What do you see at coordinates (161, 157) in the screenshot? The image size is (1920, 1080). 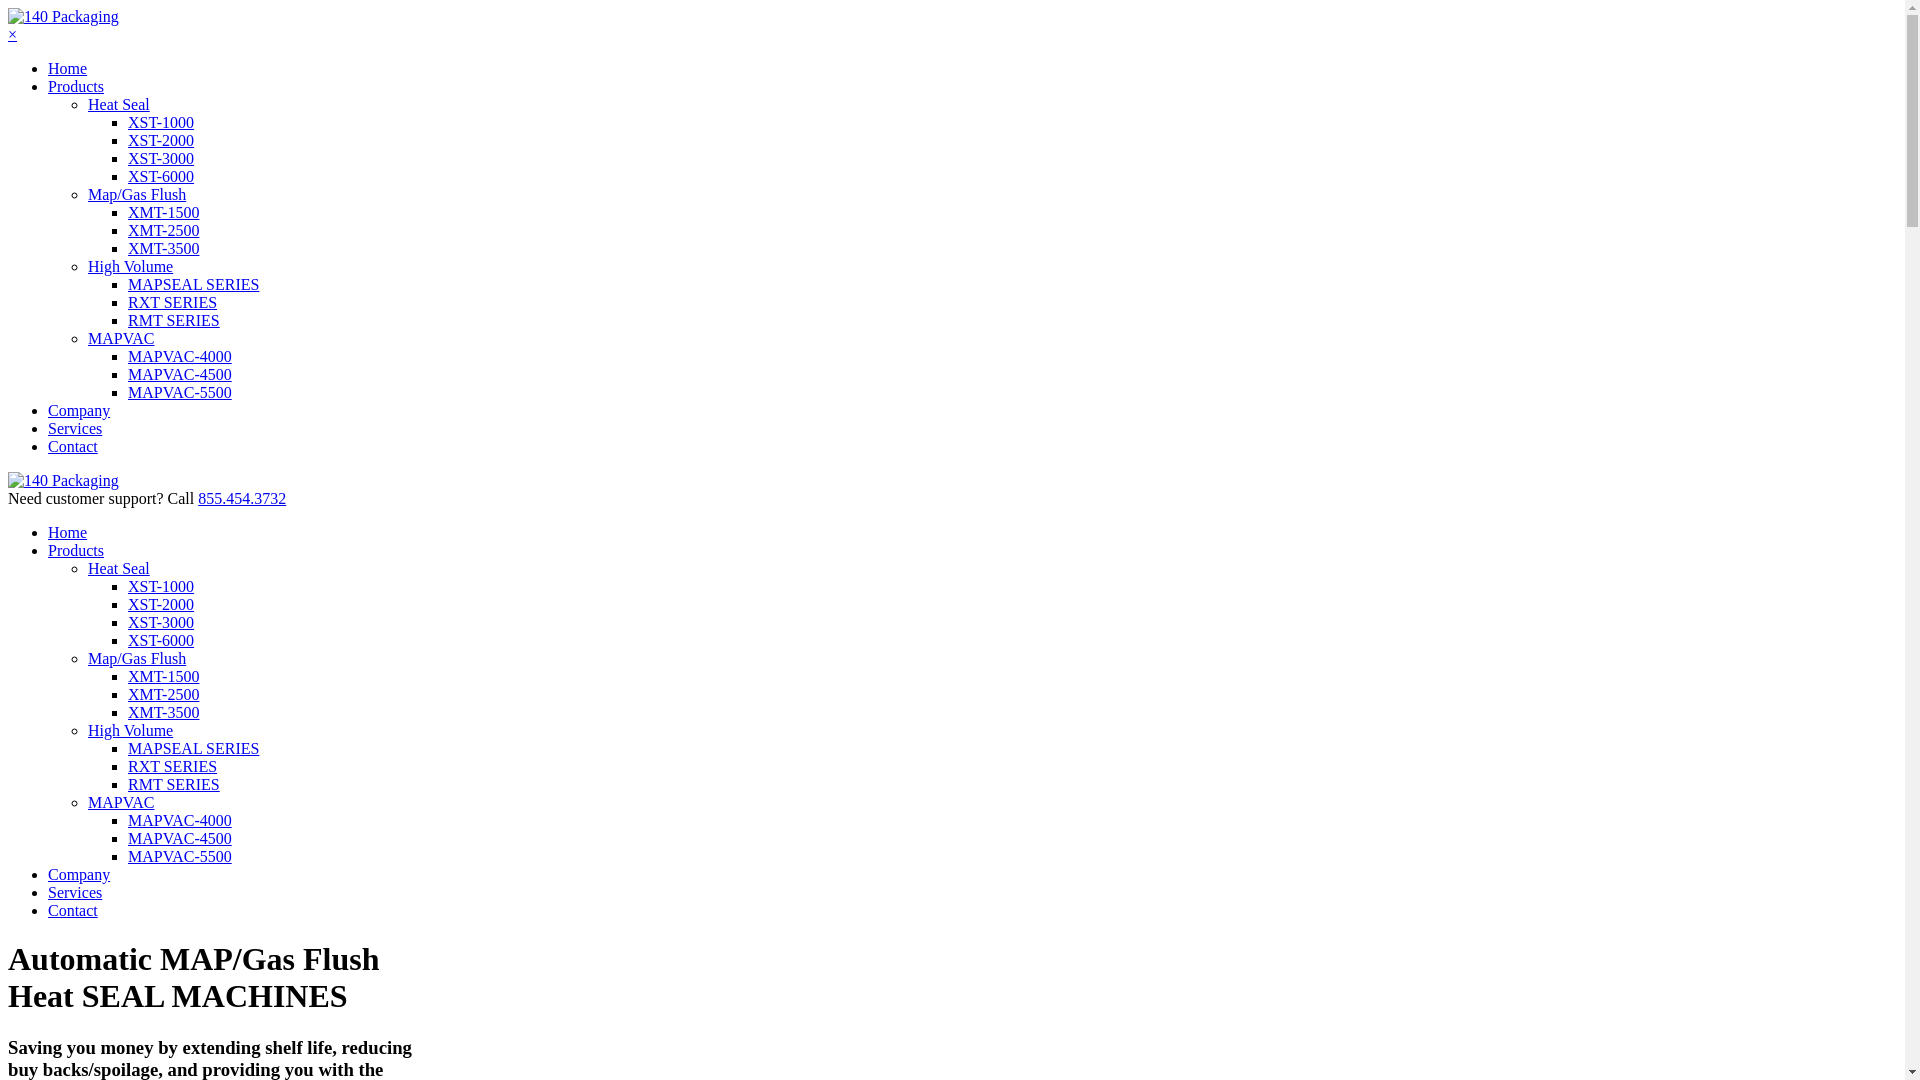 I see `'XST-3000'` at bounding box center [161, 157].